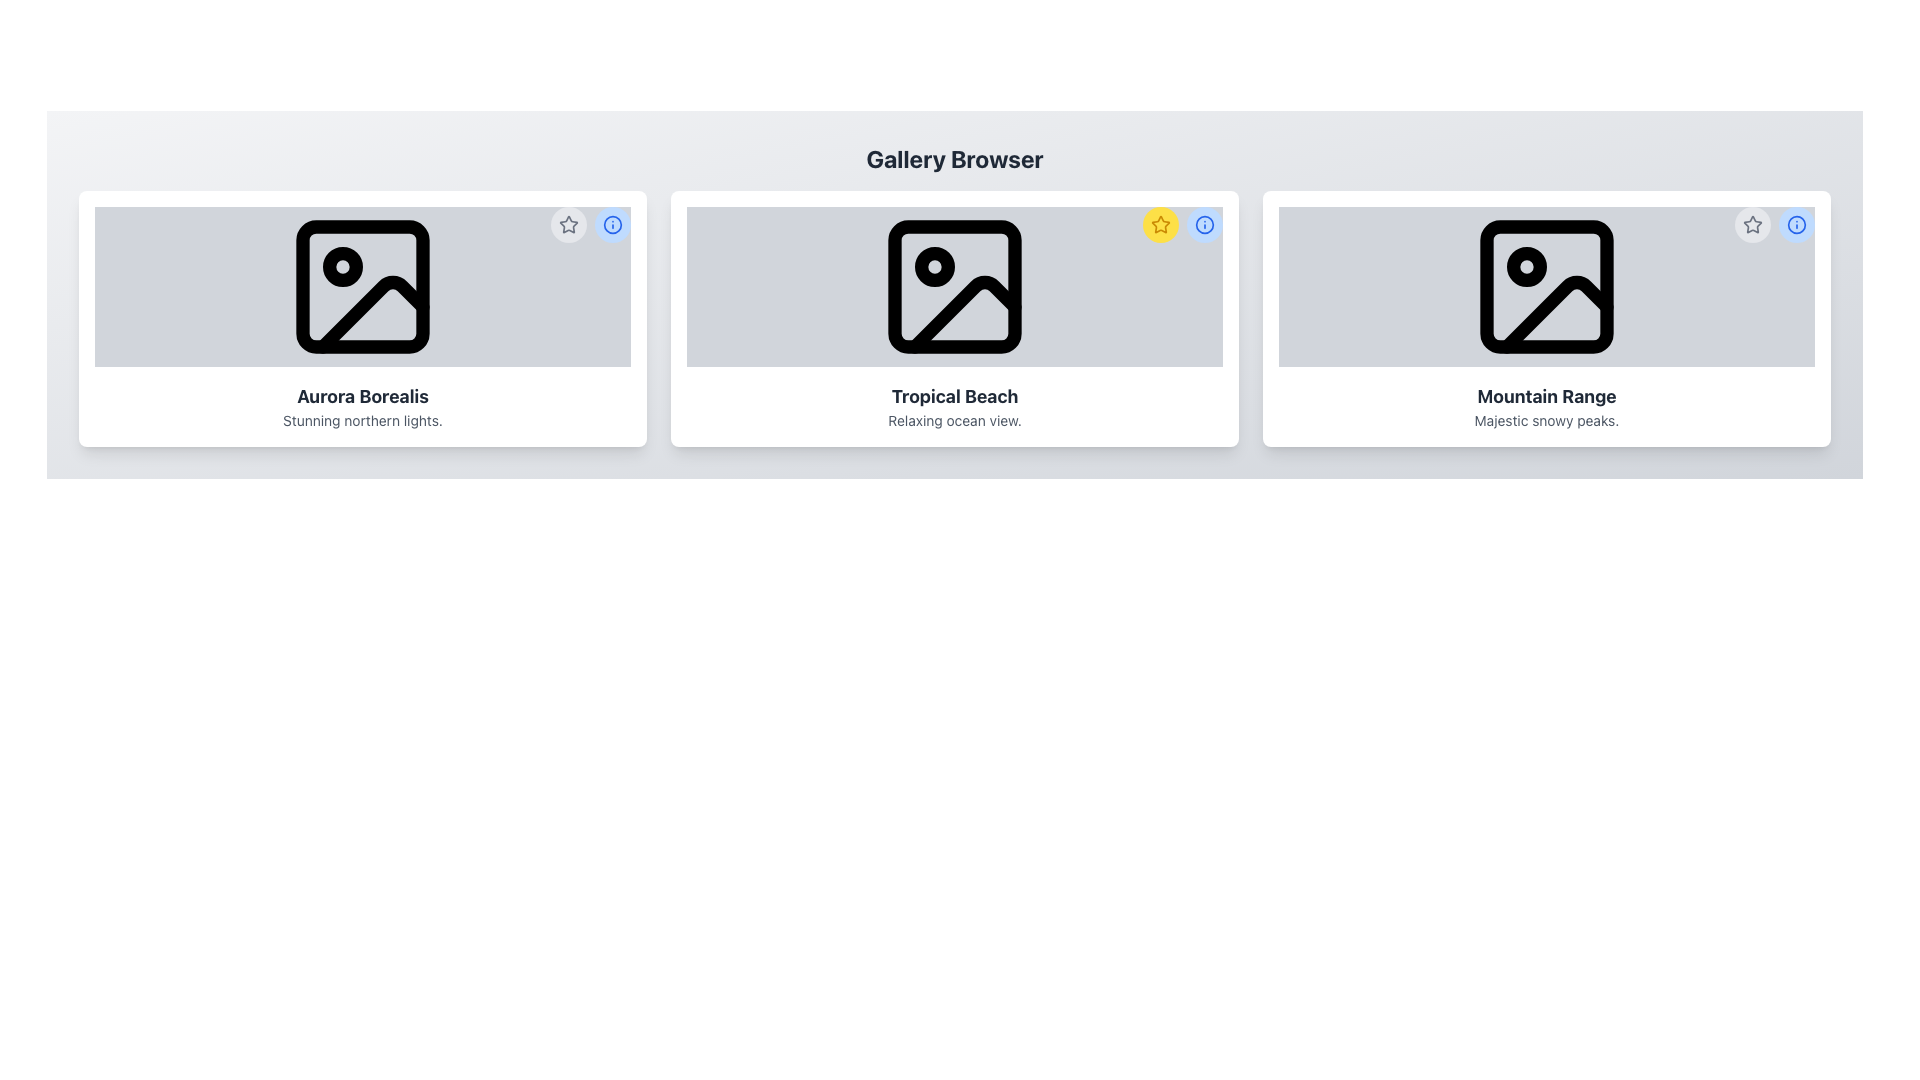 The height and width of the screenshot is (1080, 1920). I want to click on the information icon located at the top right corner of the 'Tropical Beach' card, so click(1203, 224).